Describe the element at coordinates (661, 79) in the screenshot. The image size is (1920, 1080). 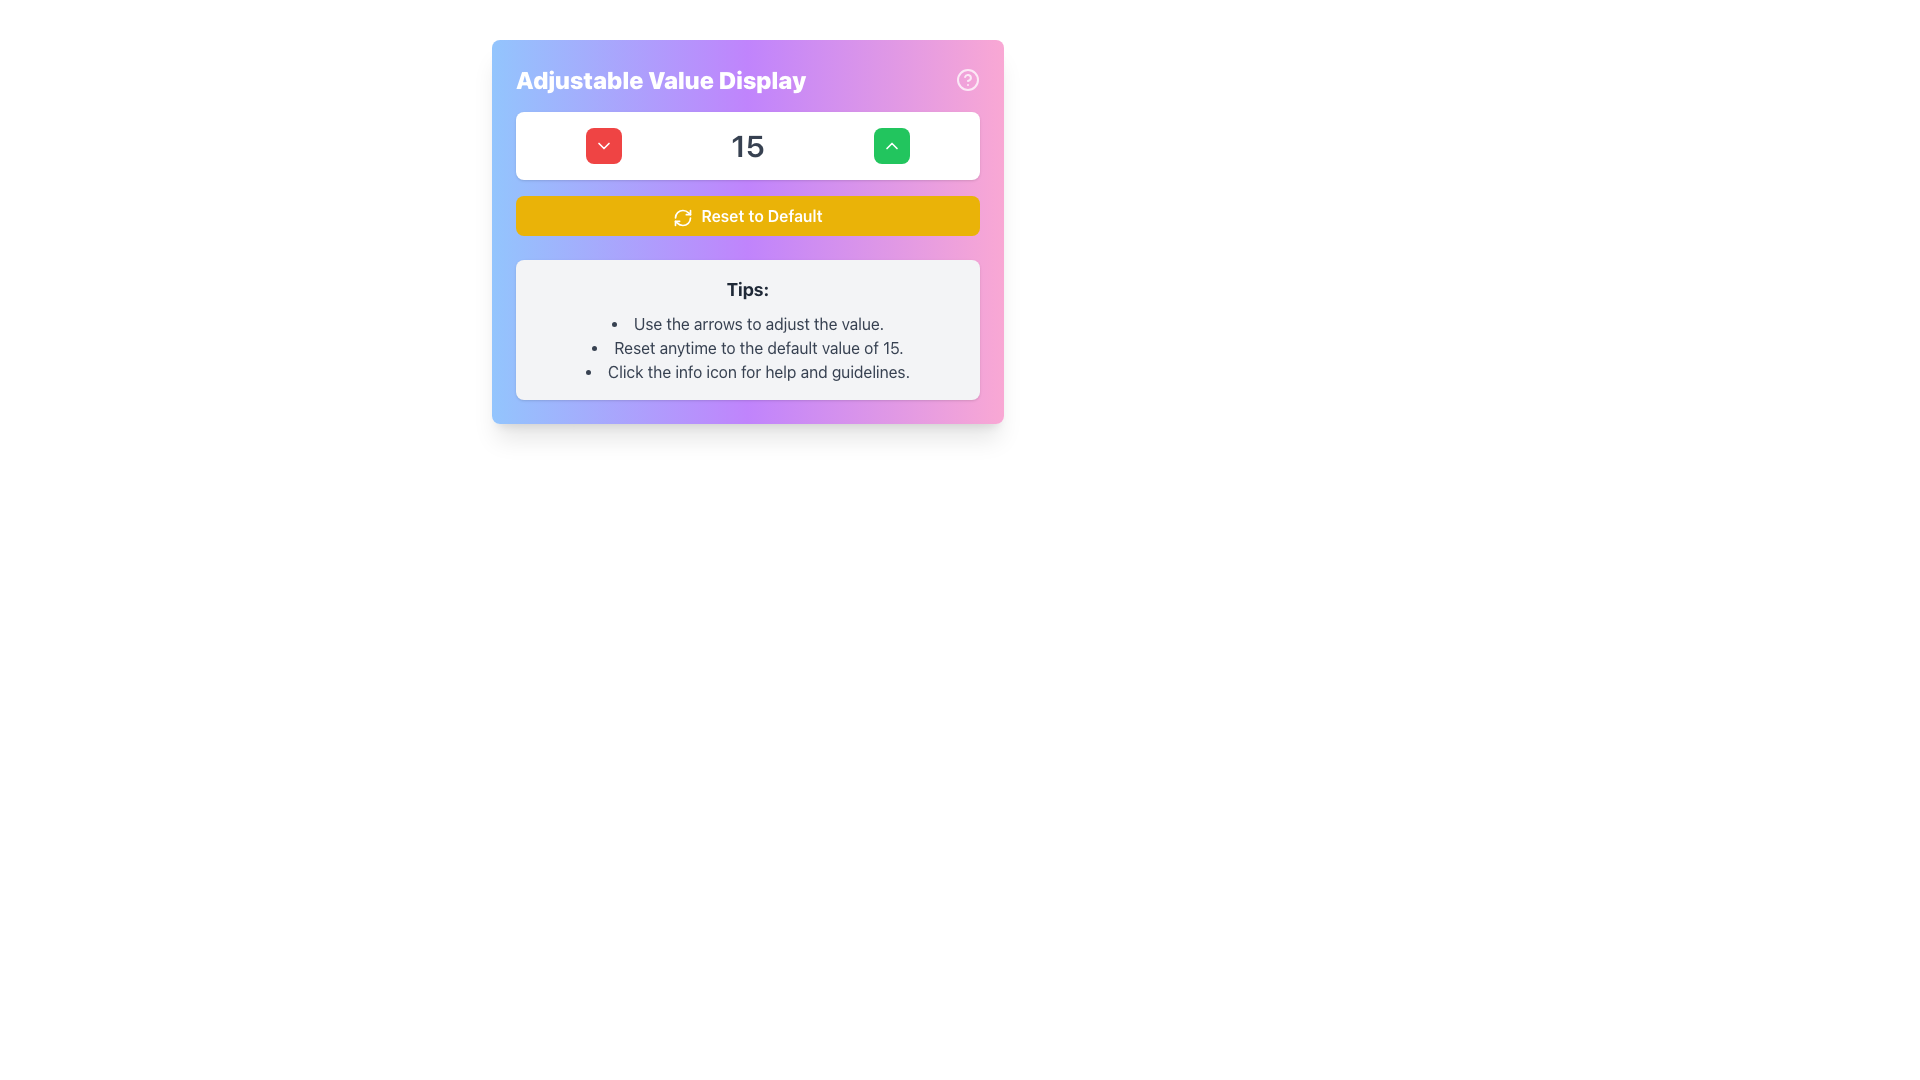
I see `the static text displaying 'Adjustable Value Display', which is styled in bold white font against a gradient background` at that location.